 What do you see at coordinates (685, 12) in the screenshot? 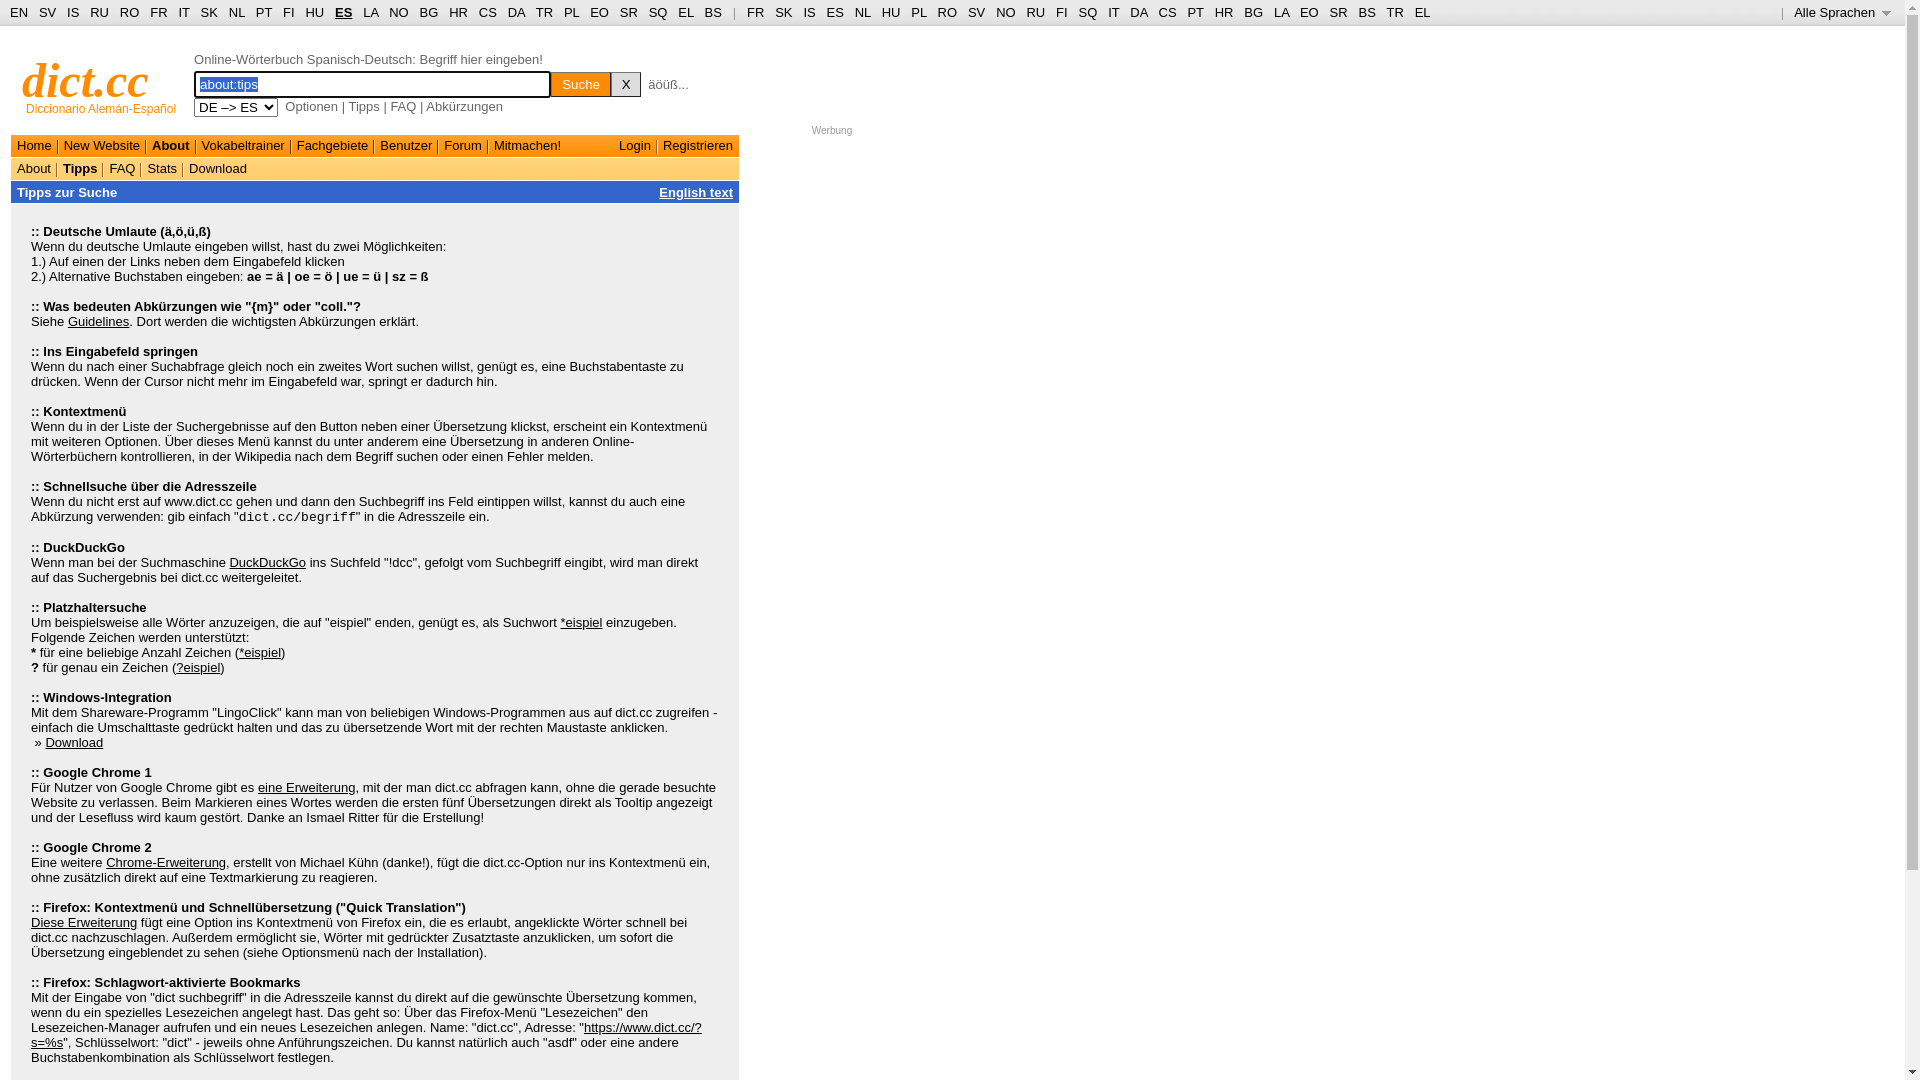
I see `'EL'` at bounding box center [685, 12].